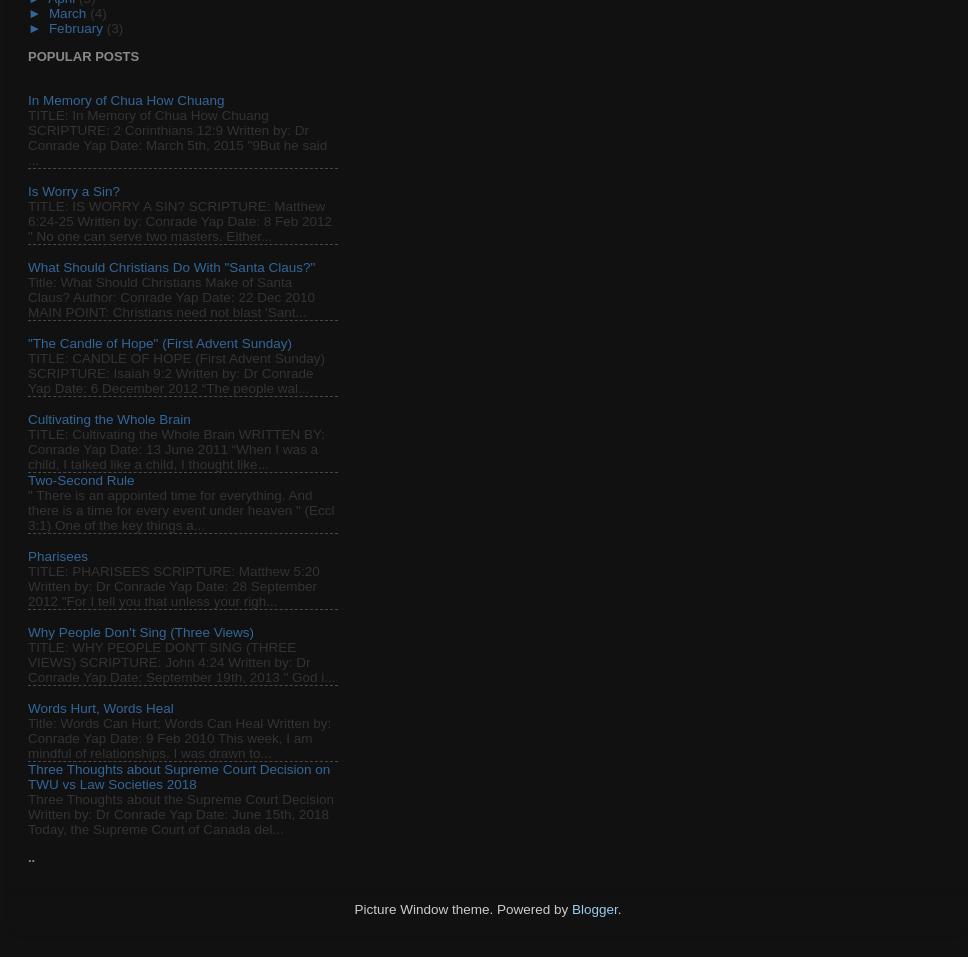 Image resolution: width=968 pixels, height=957 pixels. What do you see at coordinates (75, 26) in the screenshot?
I see `'February'` at bounding box center [75, 26].